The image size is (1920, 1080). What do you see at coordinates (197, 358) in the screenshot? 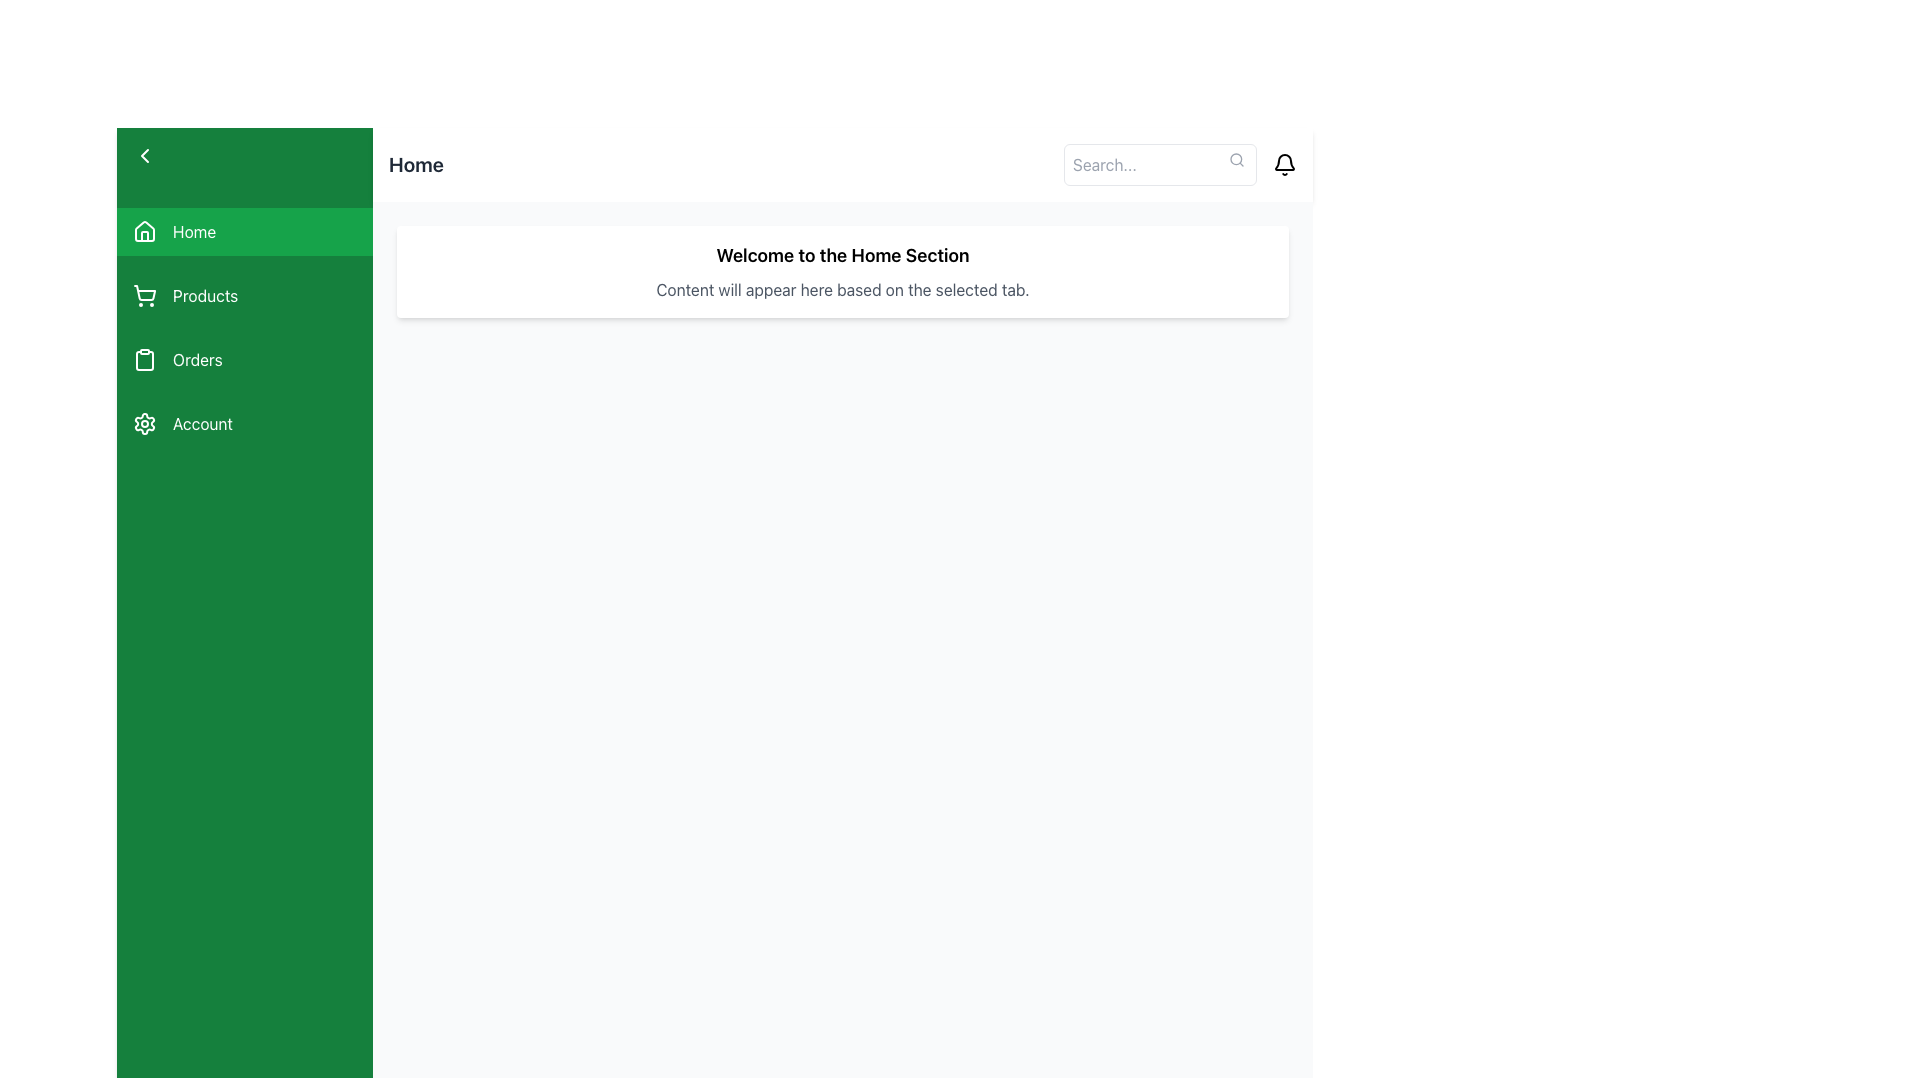
I see `the 'Orders' text label in the vertical navigation menu, which is styled with a standard font on a green background and is positioned next to a clipboard icon` at bounding box center [197, 358].